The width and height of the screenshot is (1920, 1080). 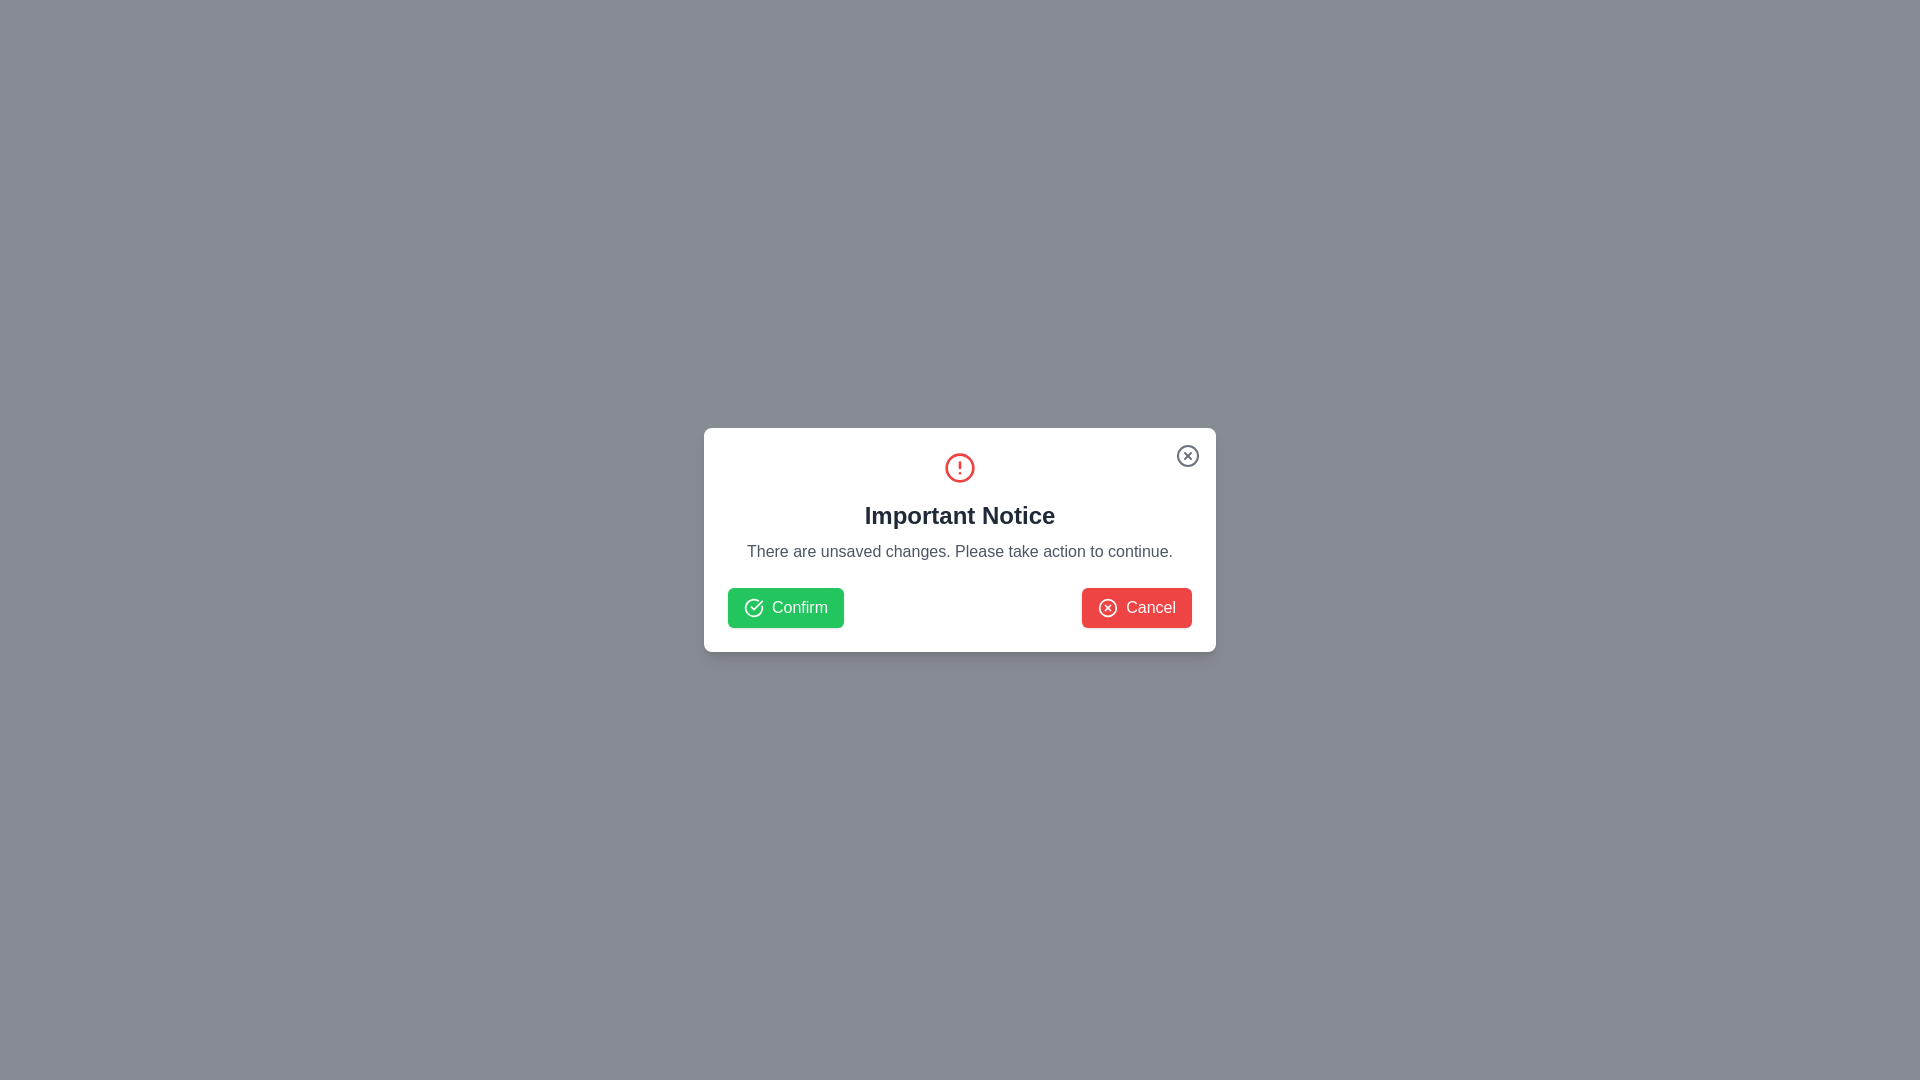 What do you see at coordinates (1107, 607) in the screenshot?
I see `the cancel icon located on the red 'Cancel' button, positioned to the left of the 'Cancel' text, which is part of a confirmation dialog box` at bounding box center [1107, 607].